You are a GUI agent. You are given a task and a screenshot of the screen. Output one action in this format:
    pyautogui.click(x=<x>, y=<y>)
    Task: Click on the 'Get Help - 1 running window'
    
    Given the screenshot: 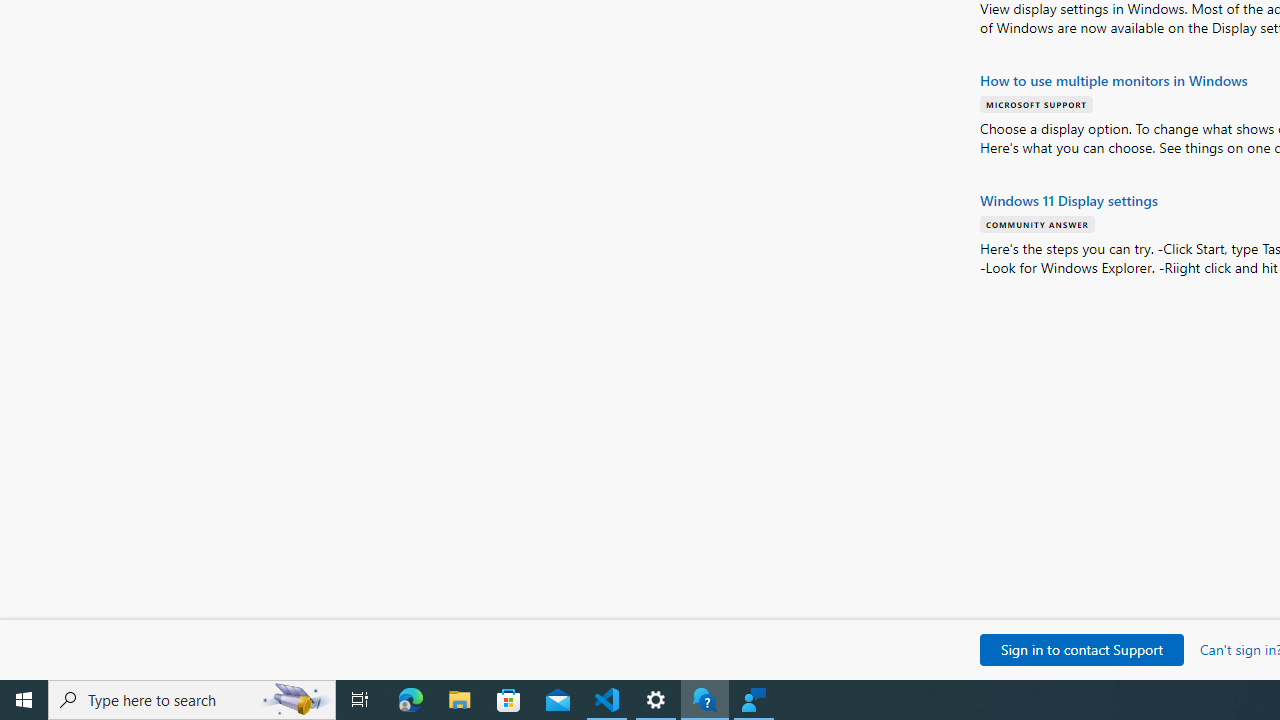 What is the action you would take?
    pyautogui.click(x=705, y=698)
    